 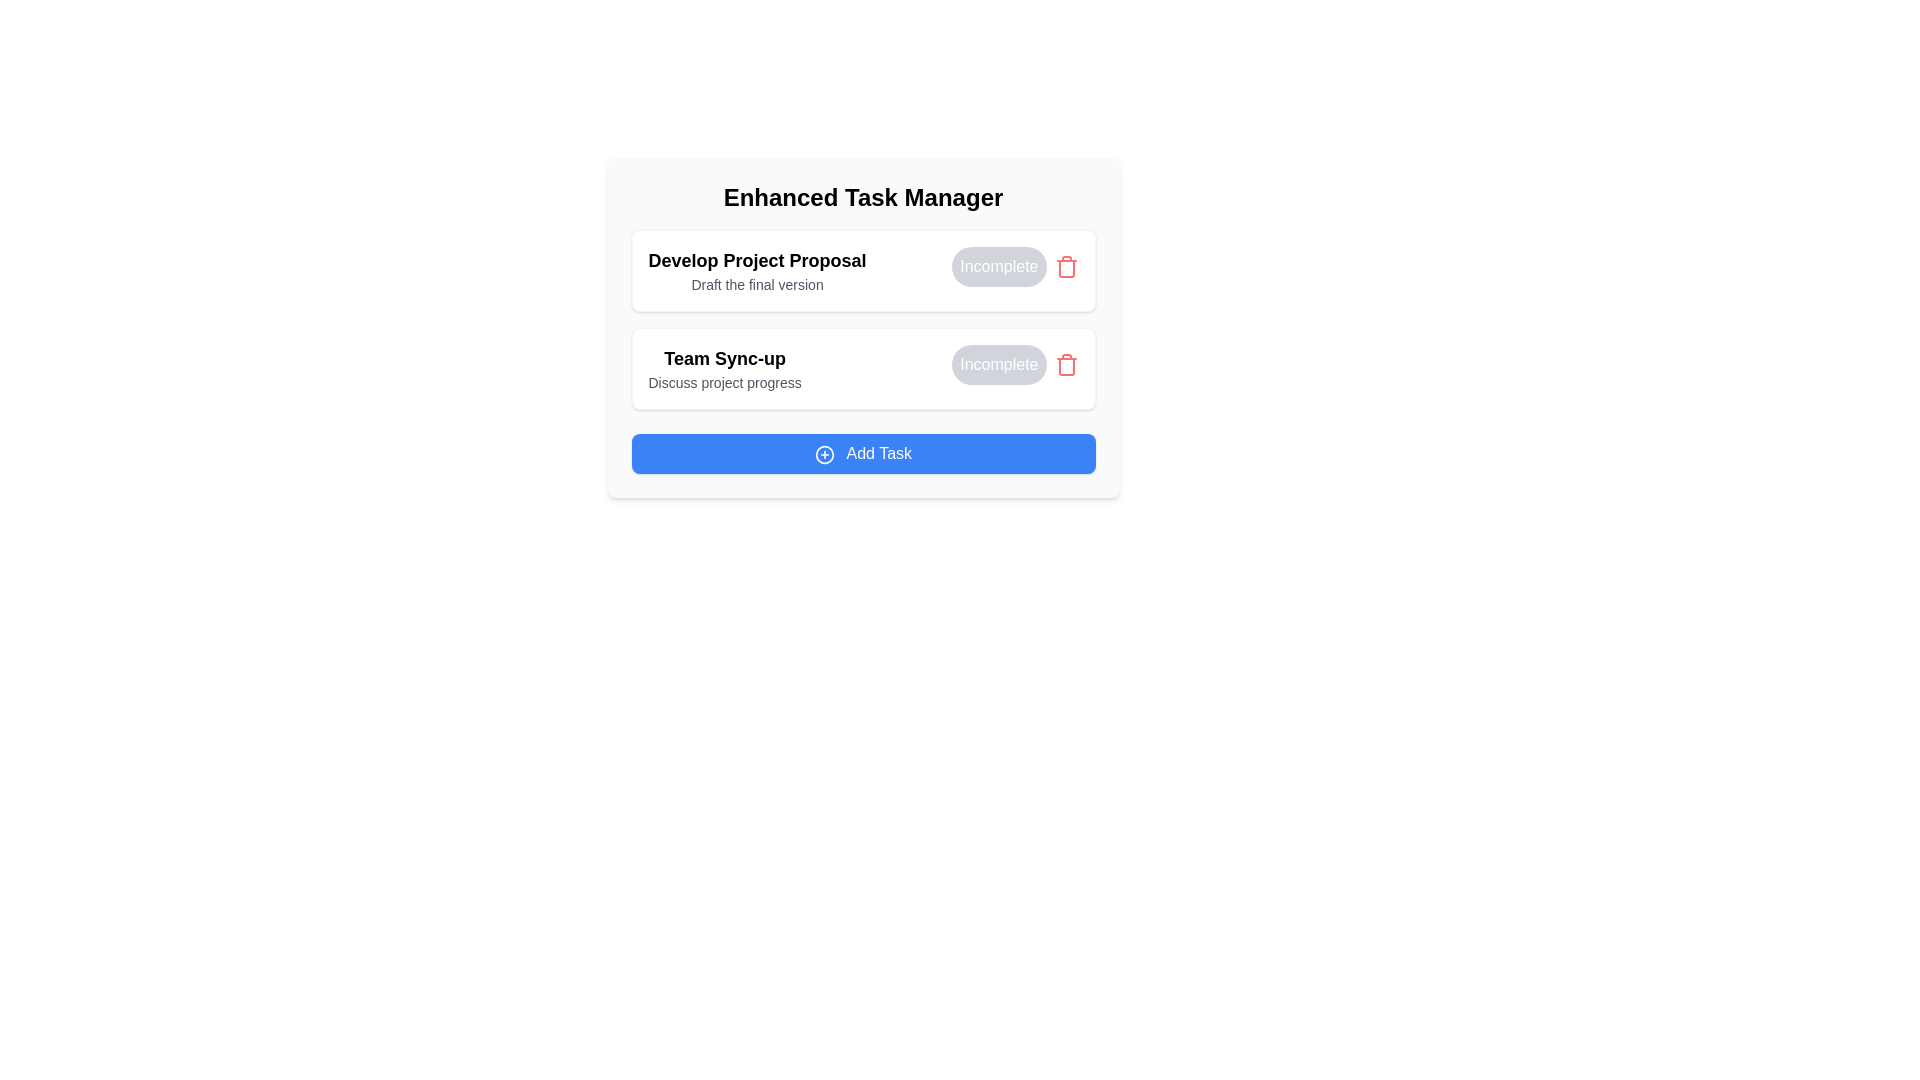 What do you see at coordinates (999, 365) in the screenshot?
I see `the pill-shaped button labeled 'Incomplete' that is part of the 'Team Sync-up' row for keyboard navigation` at bounding box center [999, 365].